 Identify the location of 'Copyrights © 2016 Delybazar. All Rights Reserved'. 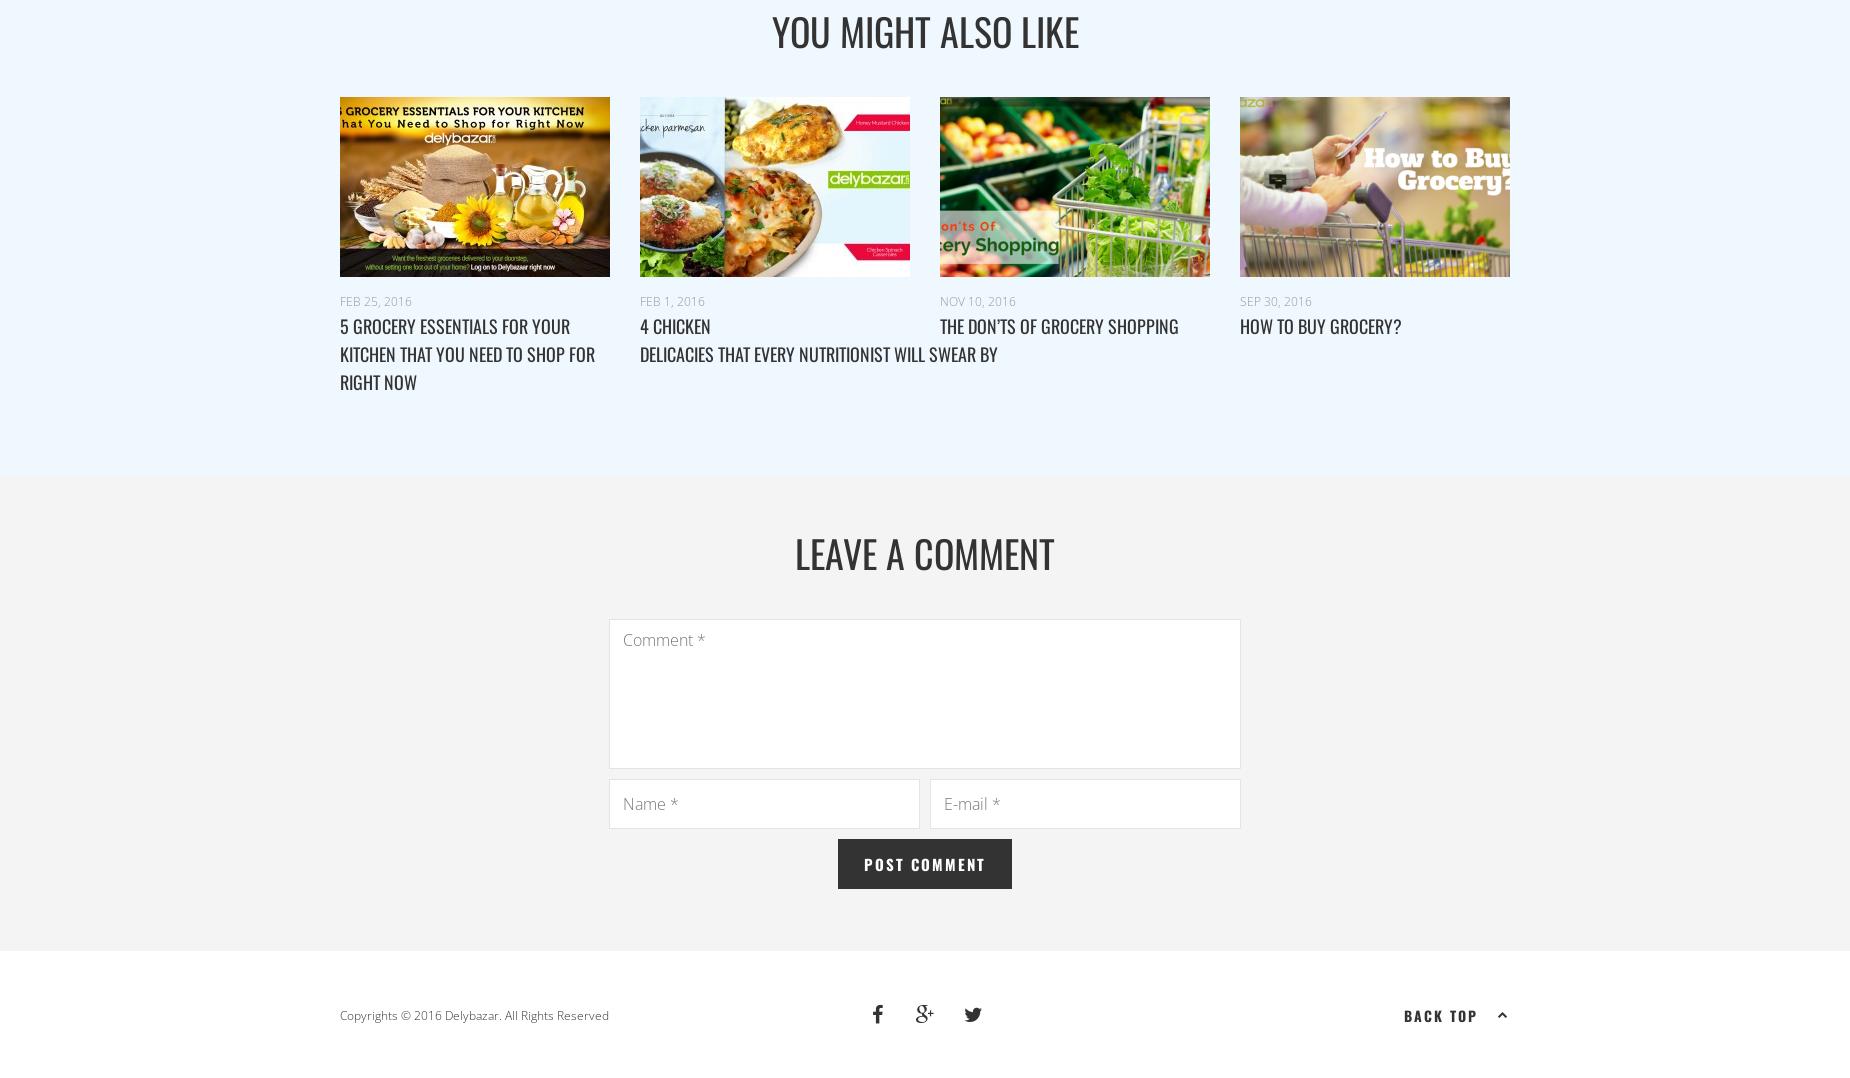
(474, 1013).